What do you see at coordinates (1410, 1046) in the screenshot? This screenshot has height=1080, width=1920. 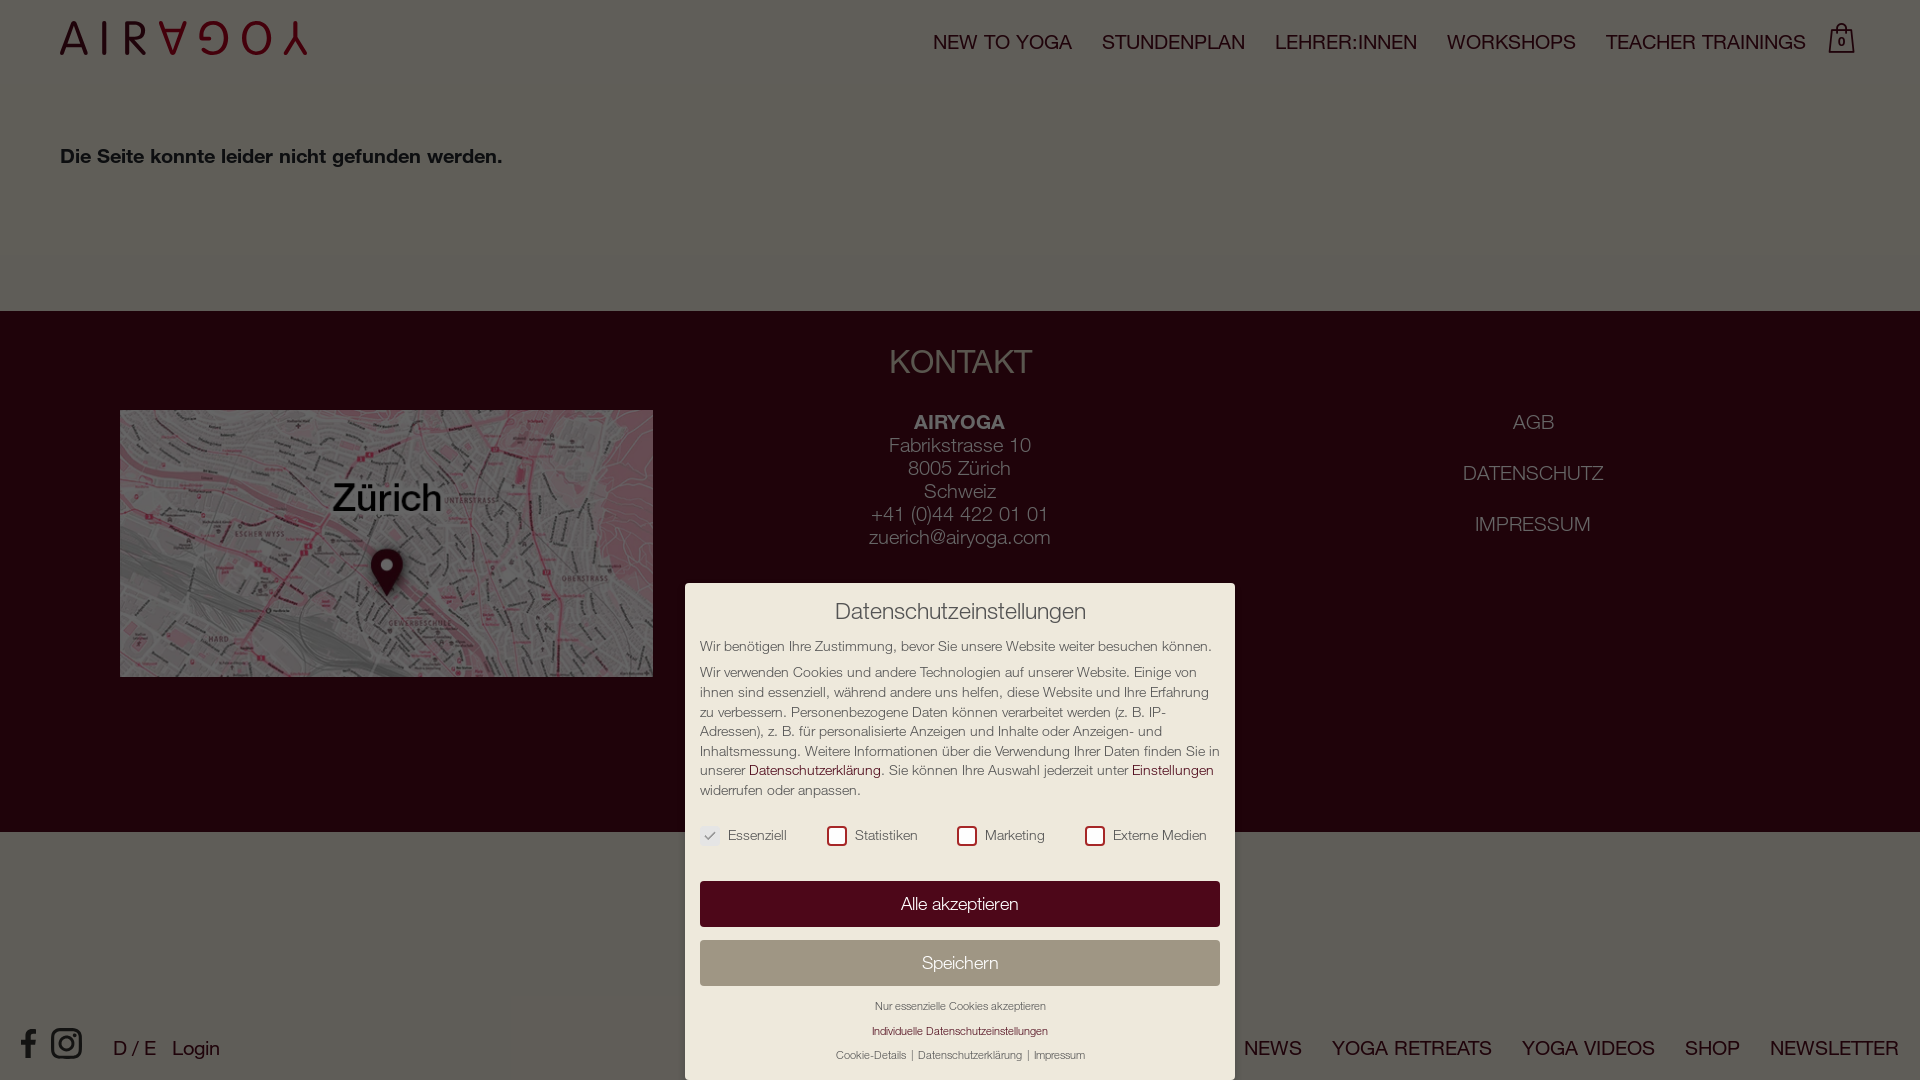 I see `'YOGA RETREATS'` at bounding box center [1410, 1046].